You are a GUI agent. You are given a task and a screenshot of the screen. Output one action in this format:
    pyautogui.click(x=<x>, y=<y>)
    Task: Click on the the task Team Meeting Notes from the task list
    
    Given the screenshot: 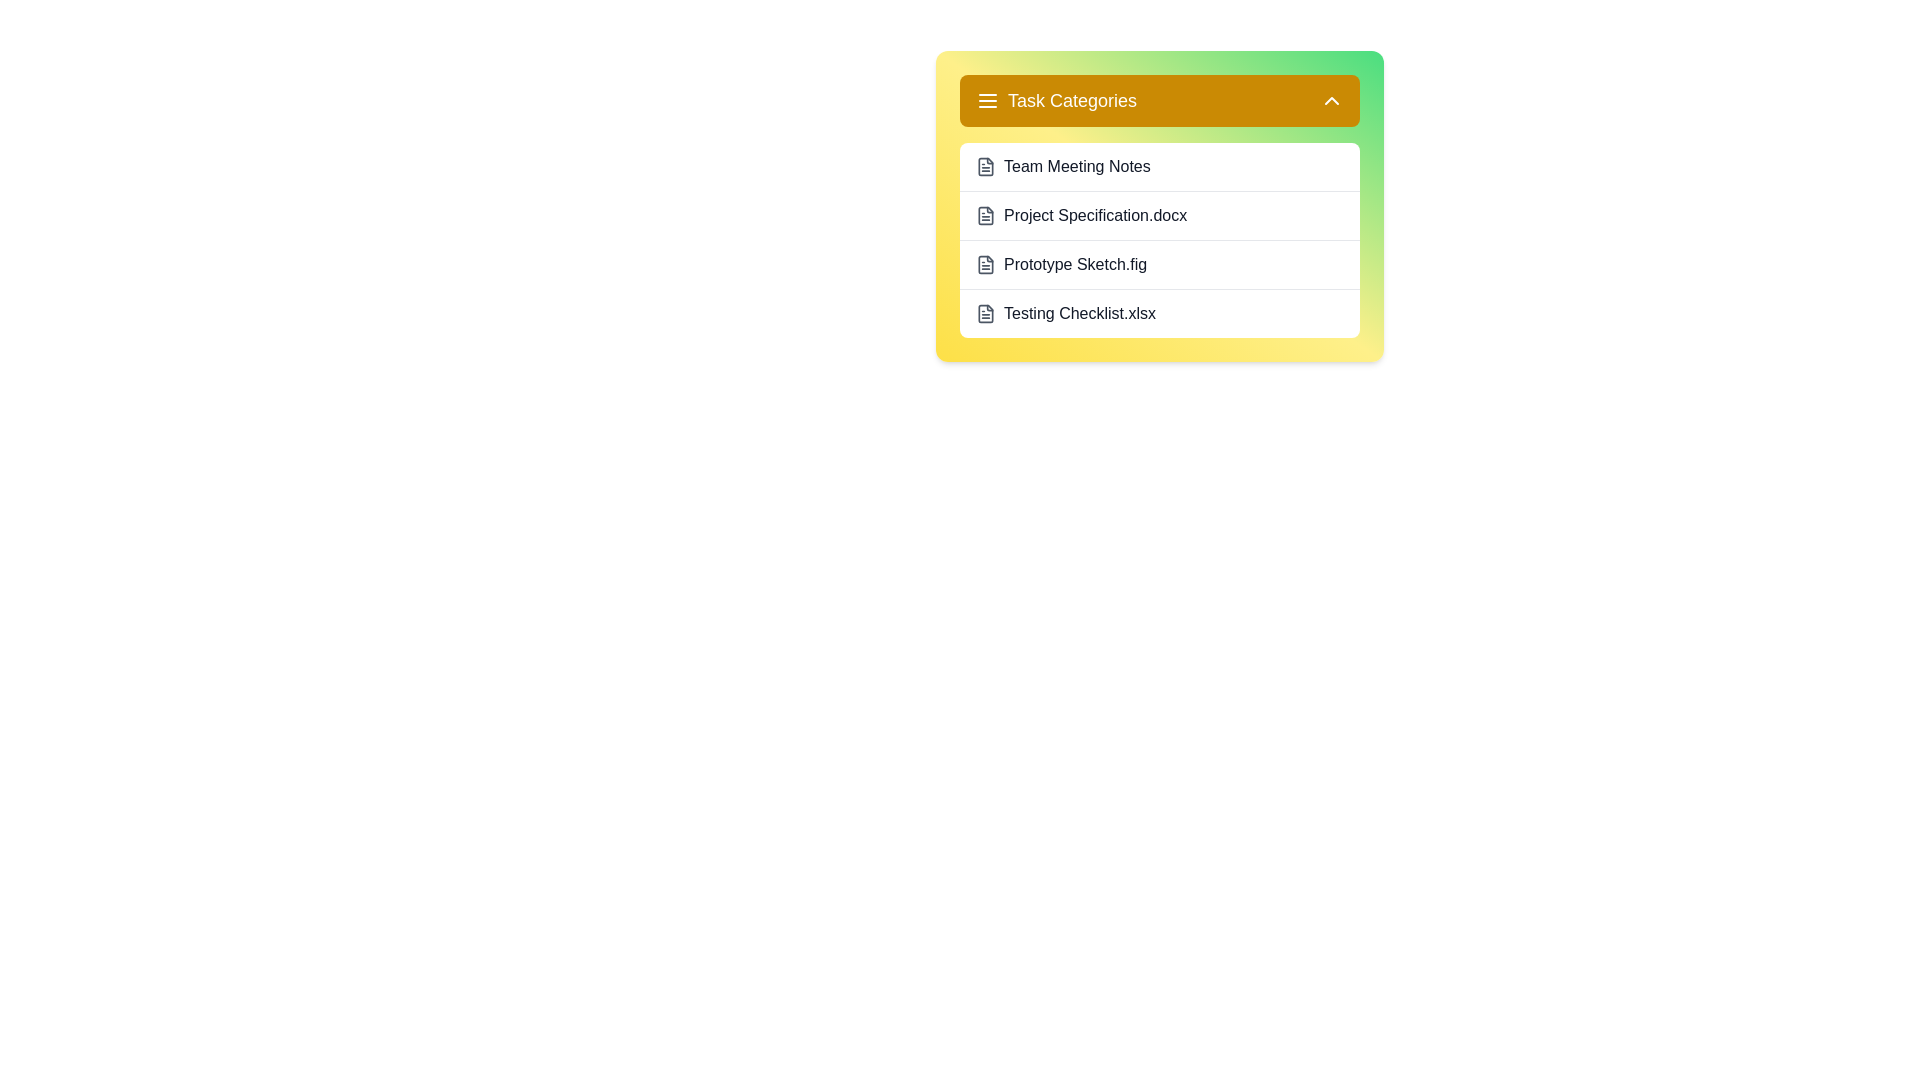 What is the action you would take?
    pyautogui.click(x=1160, y=165)
    